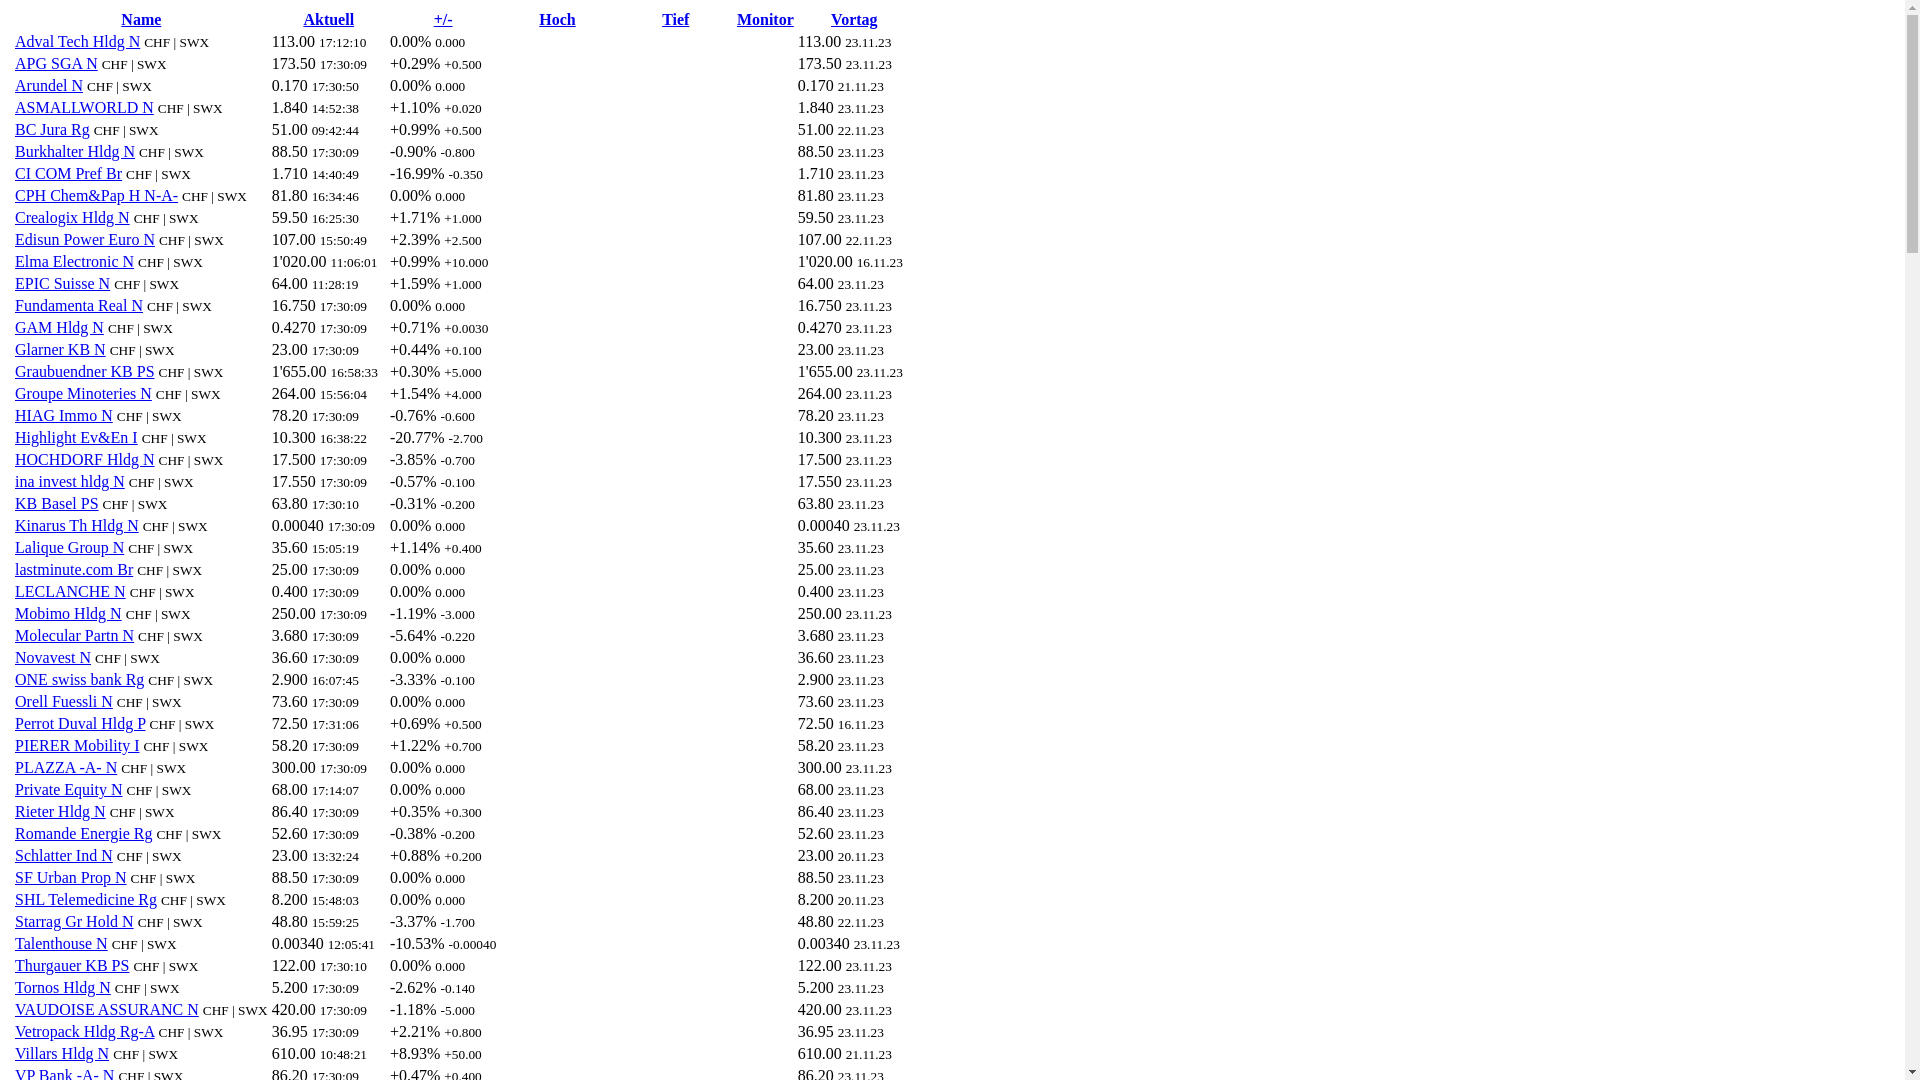 The width and height of the screenshot is (1920, 1080). I want to click on 'EPIC Suisse N', so click(62, 283).